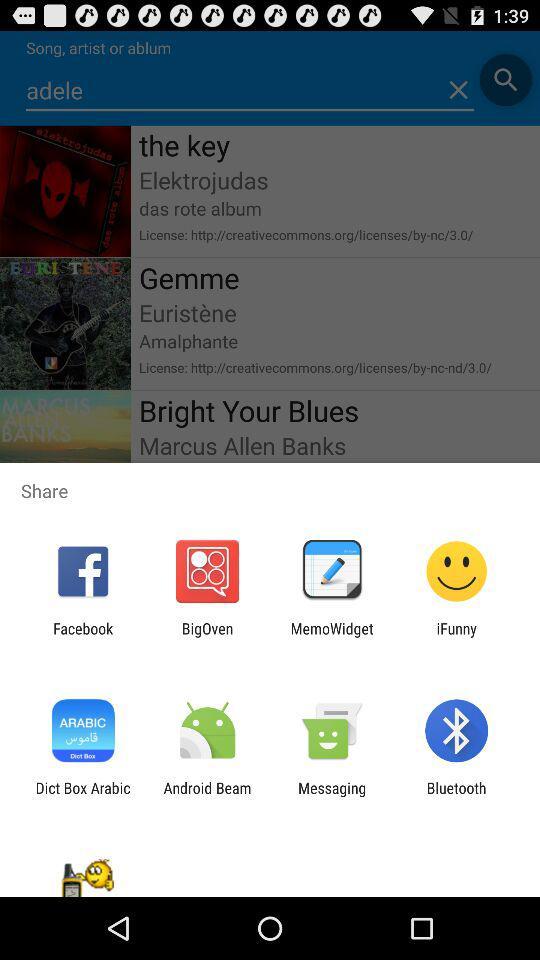 The image size is (540, 960). Describe the element at coordinates (332, 636) in the screenshot. I see `the memowidget app` at that location.